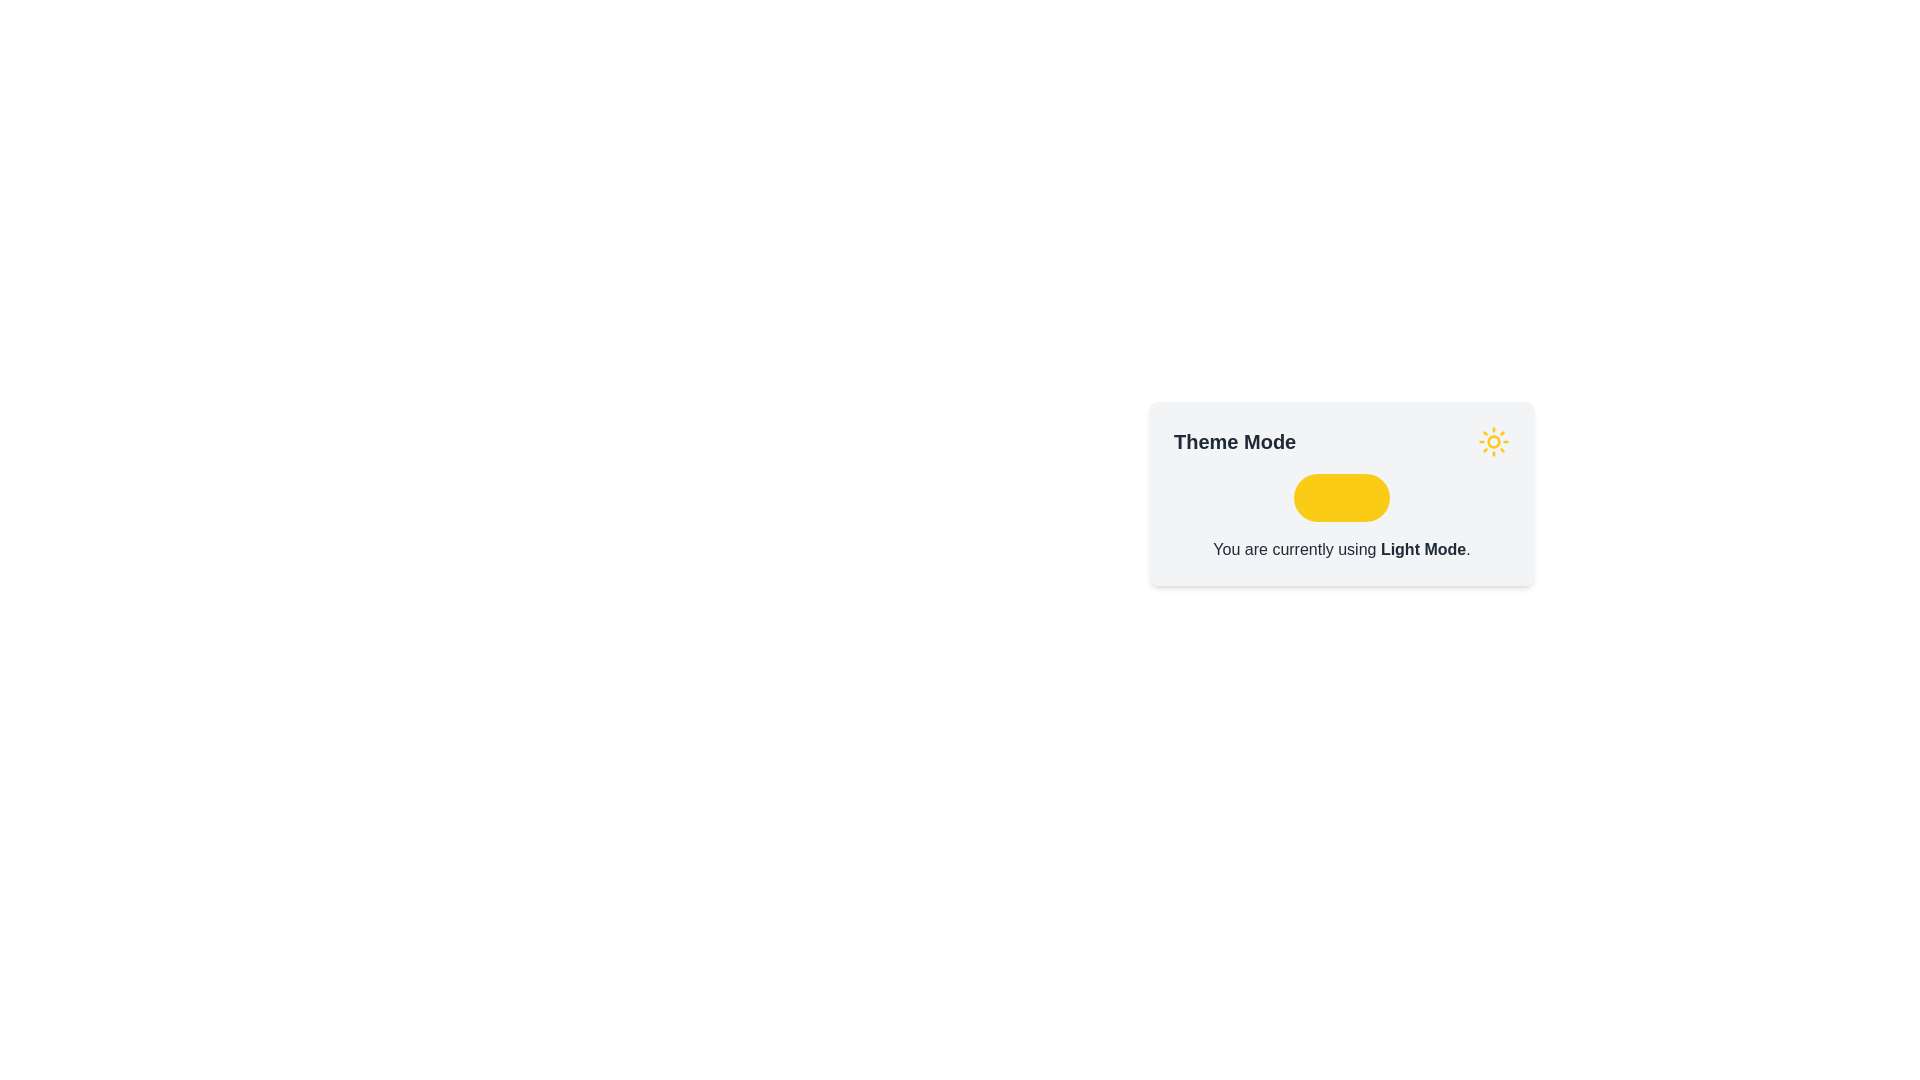  Describe the element at coordinates (1422, 549) in the screenshot. I see `text label 'Light Mode' located at the bottom of the UI card component, which is styled in bold font` at that location.